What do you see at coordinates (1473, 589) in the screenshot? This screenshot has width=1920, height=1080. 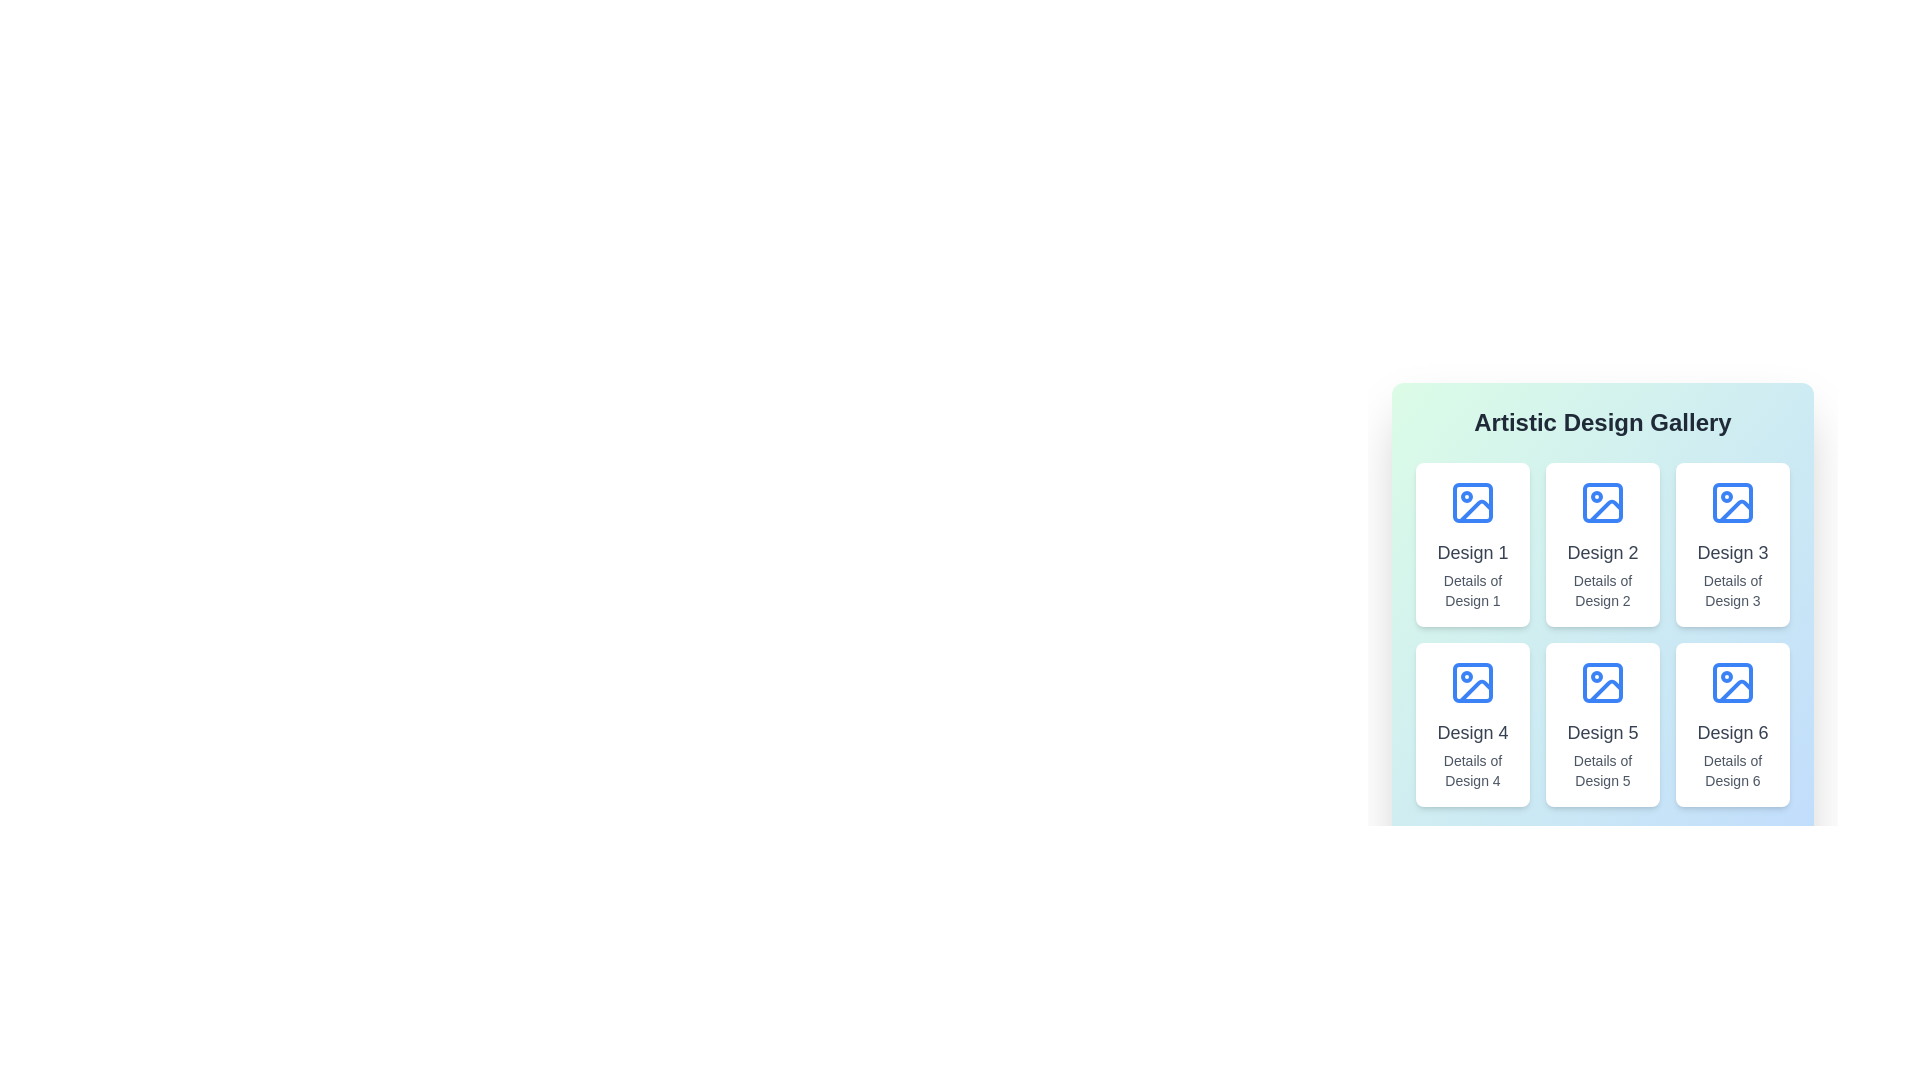 I see `the static text label providing additional descriptive information about 'Design 1', located directly under the heading in the first cell of a 2x3 grid` at bounding box center [1473, 589].